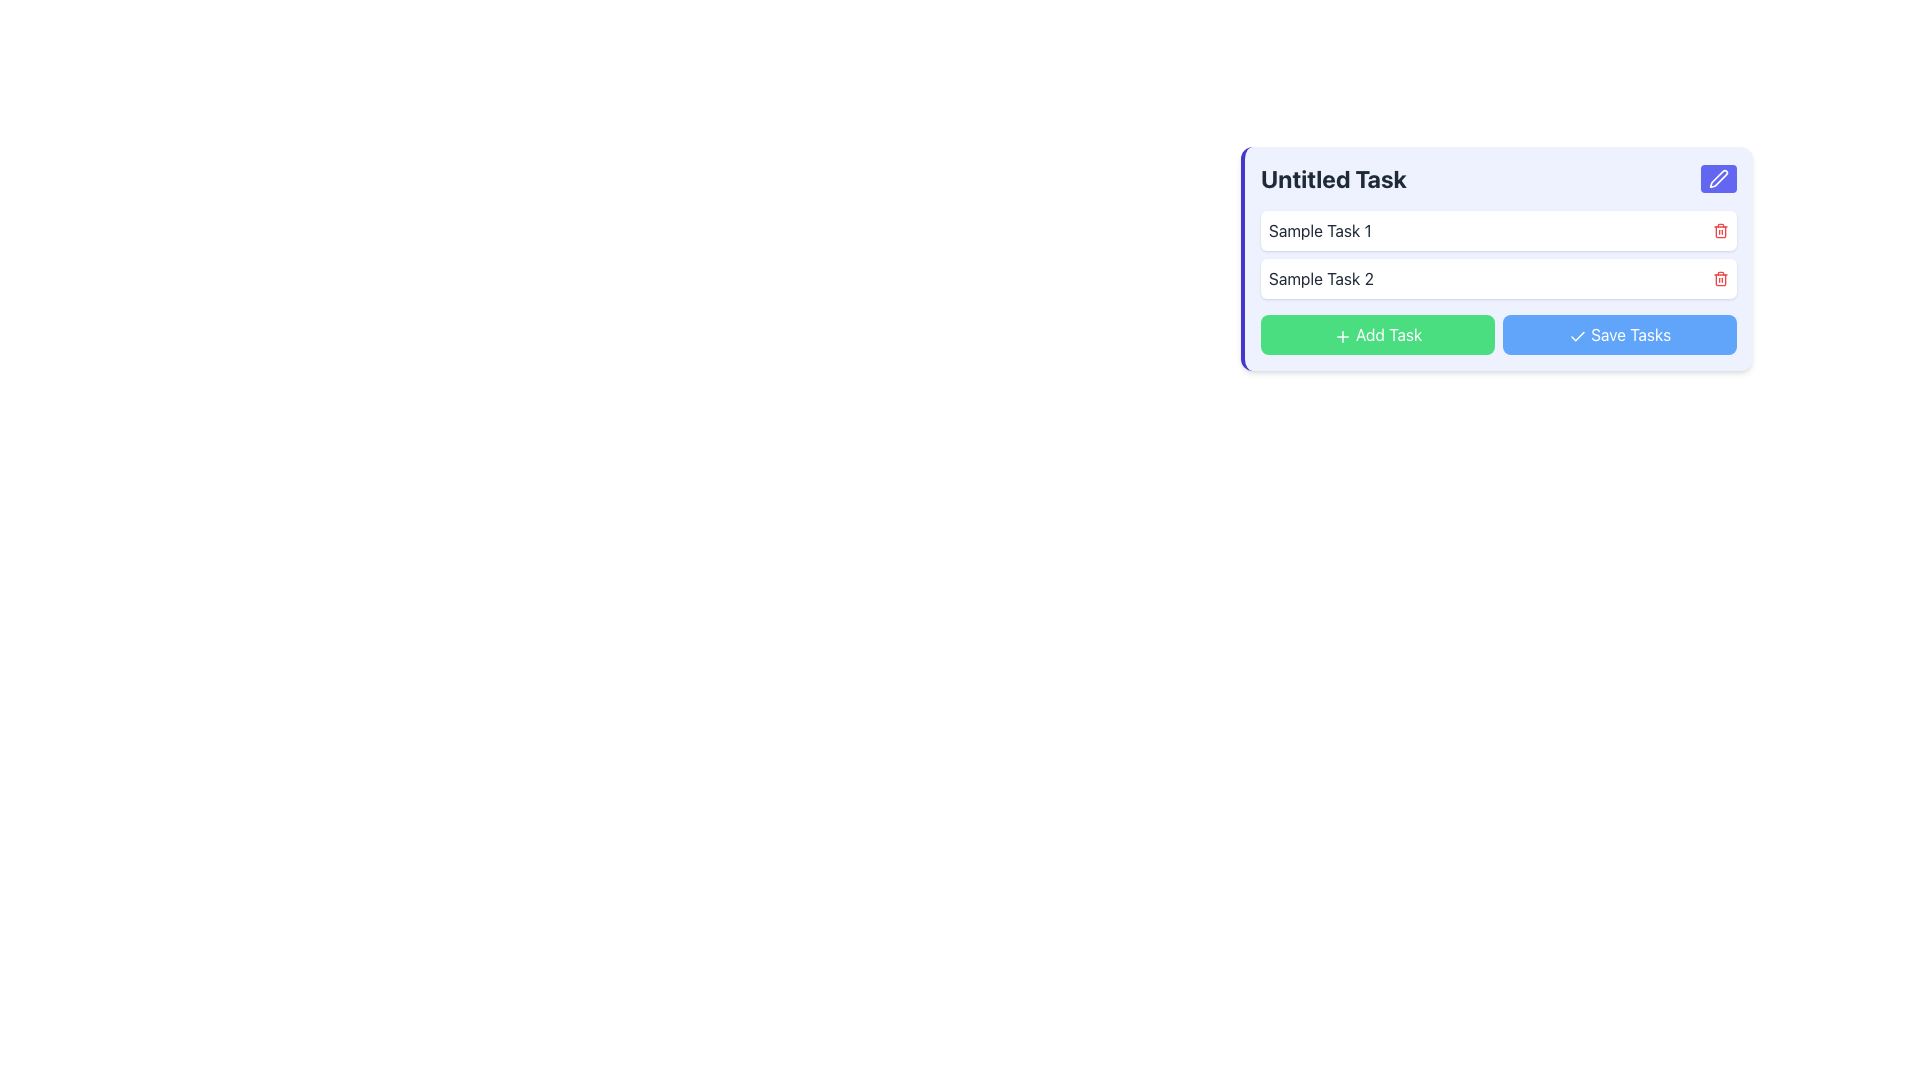  I want to click on the button located to the left of the 'Save Tasks' button, so click(1376, 334).